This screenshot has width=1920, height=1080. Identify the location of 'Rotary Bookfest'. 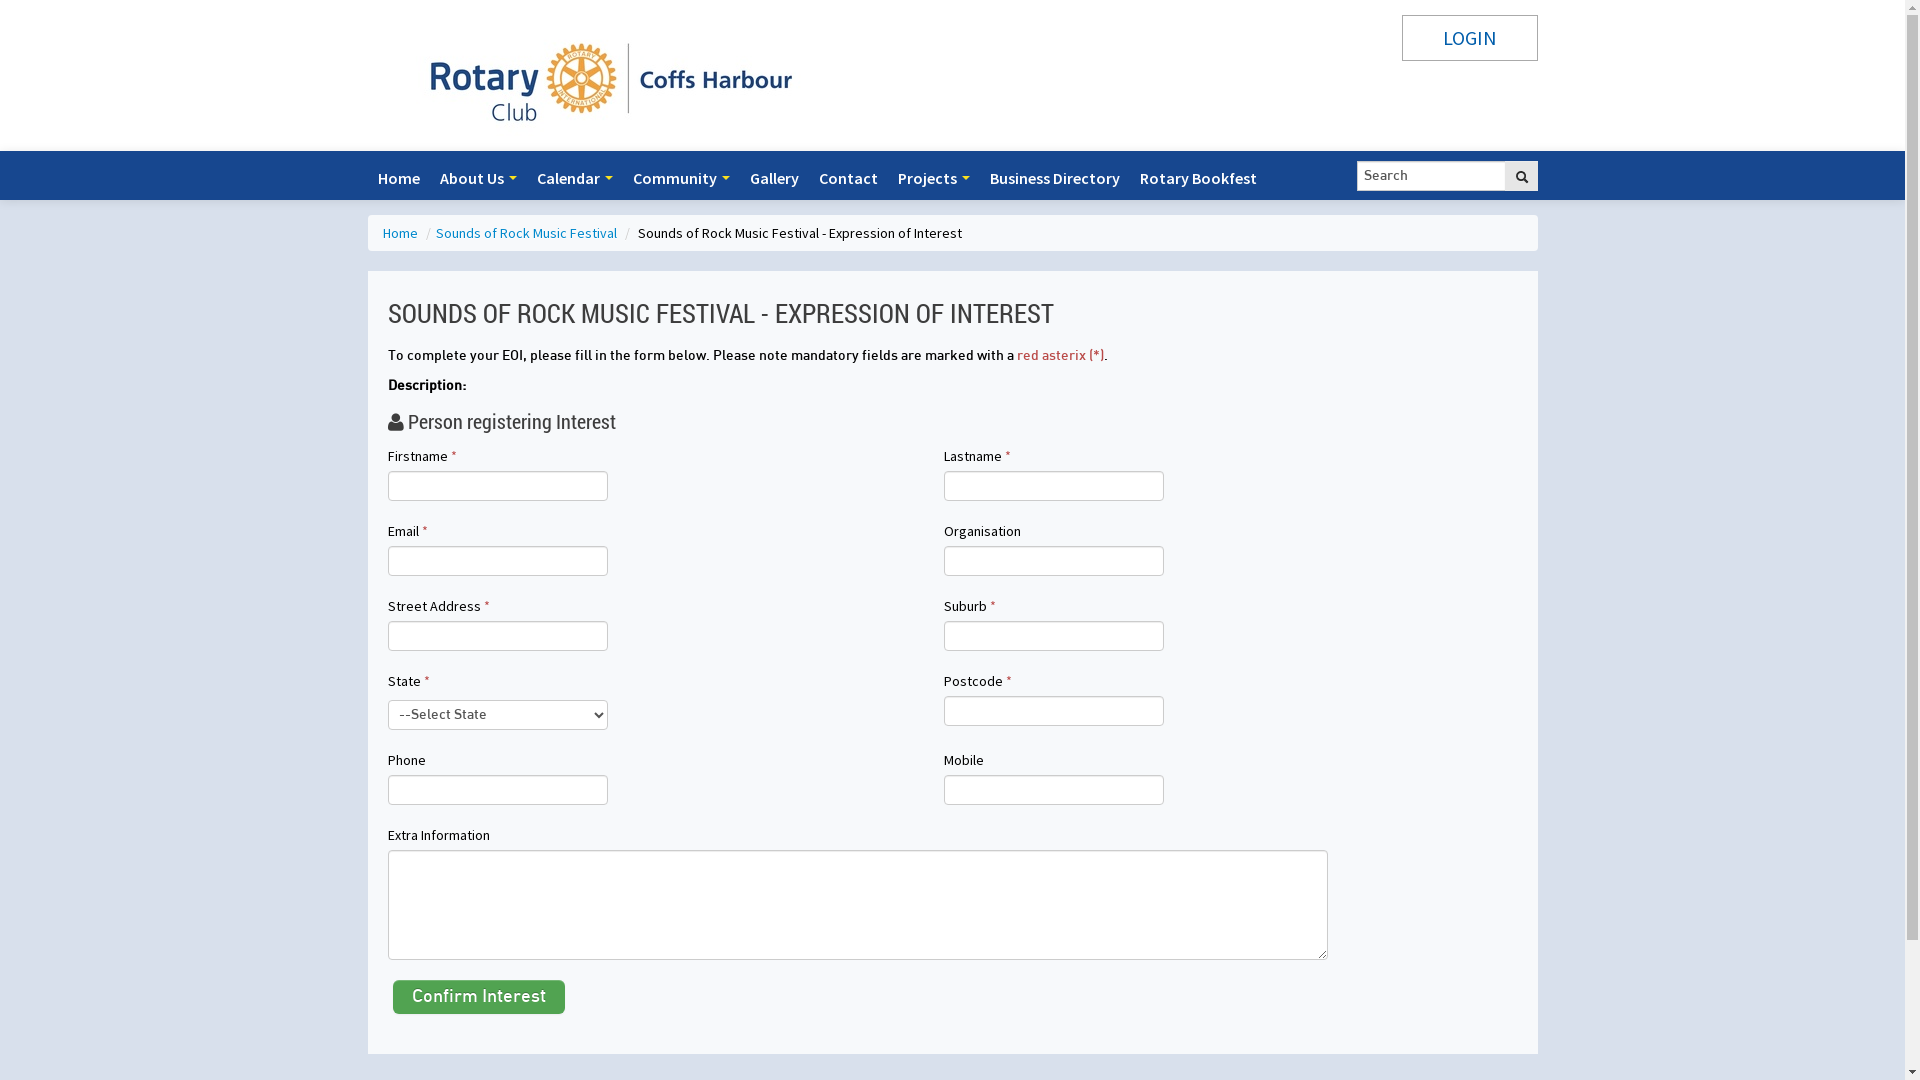
(1198, 176).